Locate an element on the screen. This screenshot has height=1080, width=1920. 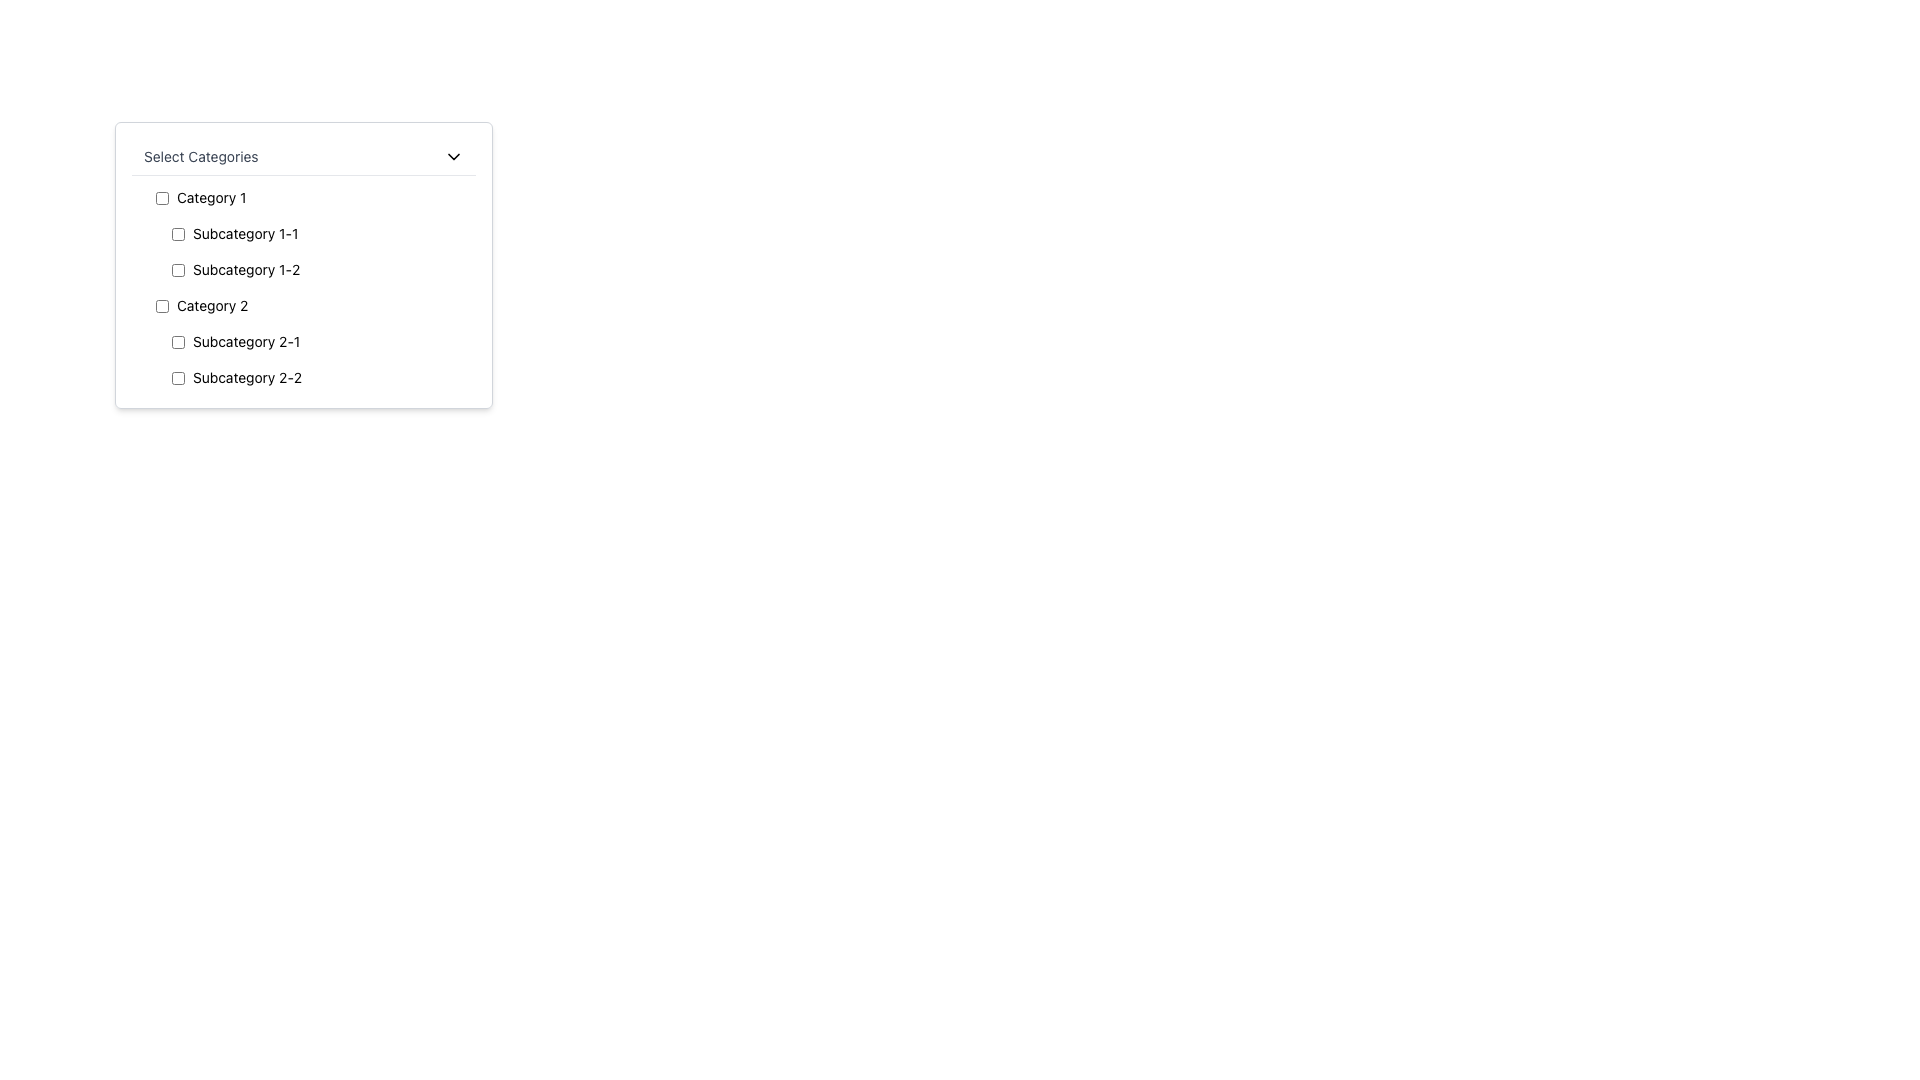
the downward-pointing chevron icon next to the 'Select Categories' label is located at coordinates (453, 156).